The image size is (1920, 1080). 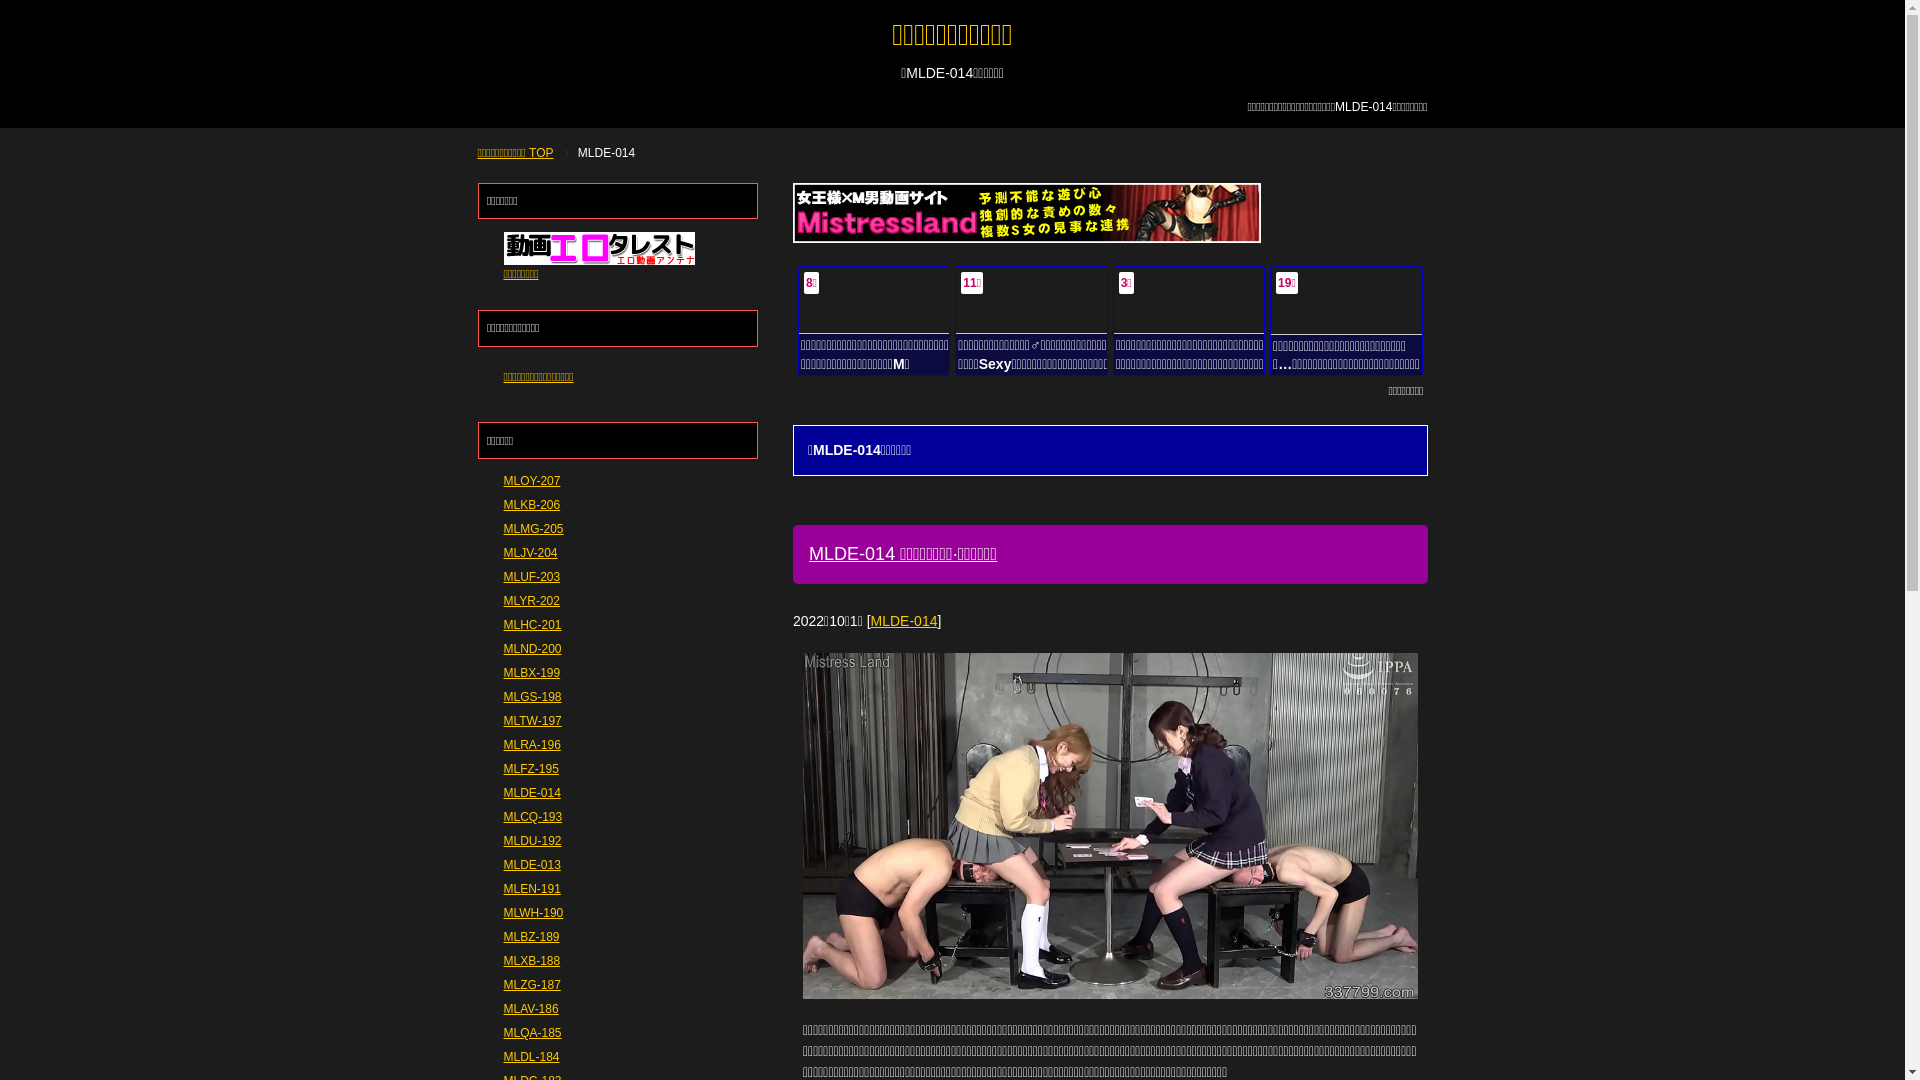 I want to click on 'MLBZ-189', so click(x=532, y=937).